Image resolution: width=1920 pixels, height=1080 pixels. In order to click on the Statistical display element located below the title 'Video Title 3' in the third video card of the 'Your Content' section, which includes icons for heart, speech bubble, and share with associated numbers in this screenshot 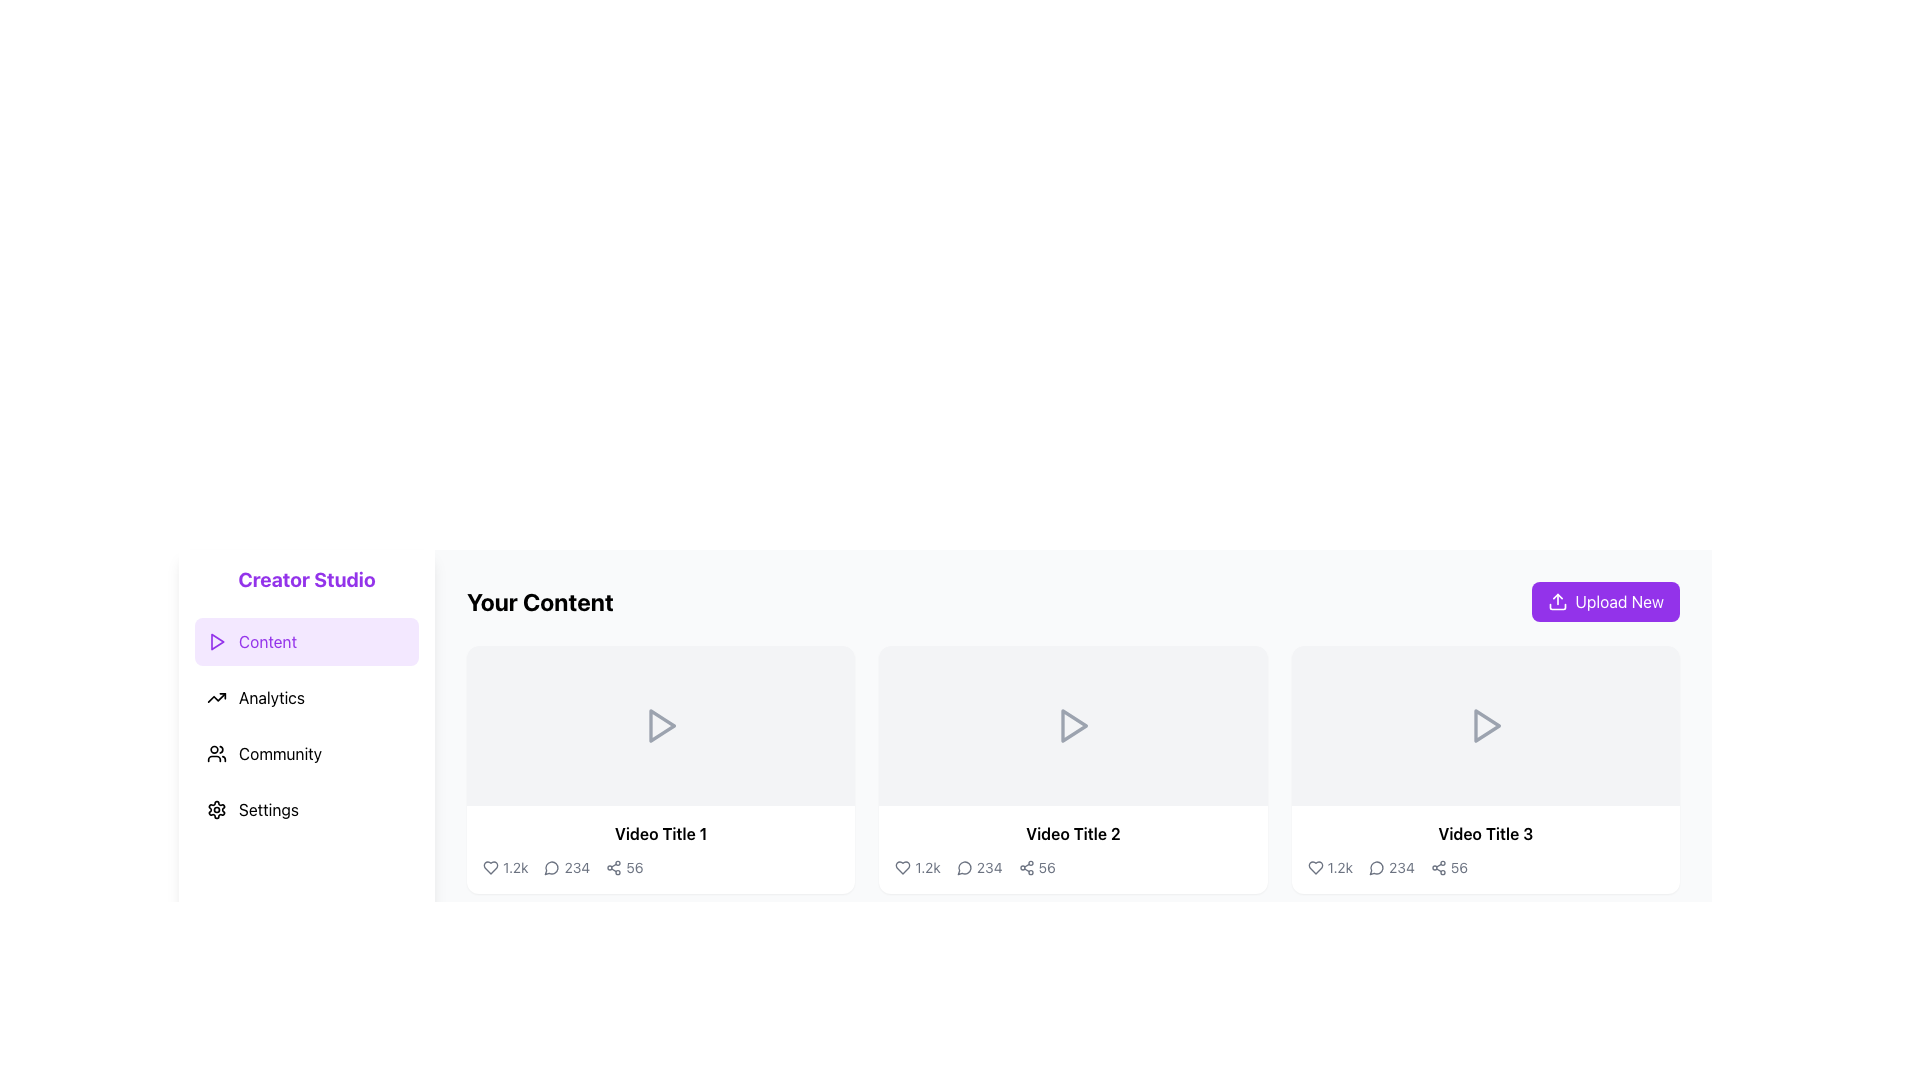, I will do `click(1485, 866)`.